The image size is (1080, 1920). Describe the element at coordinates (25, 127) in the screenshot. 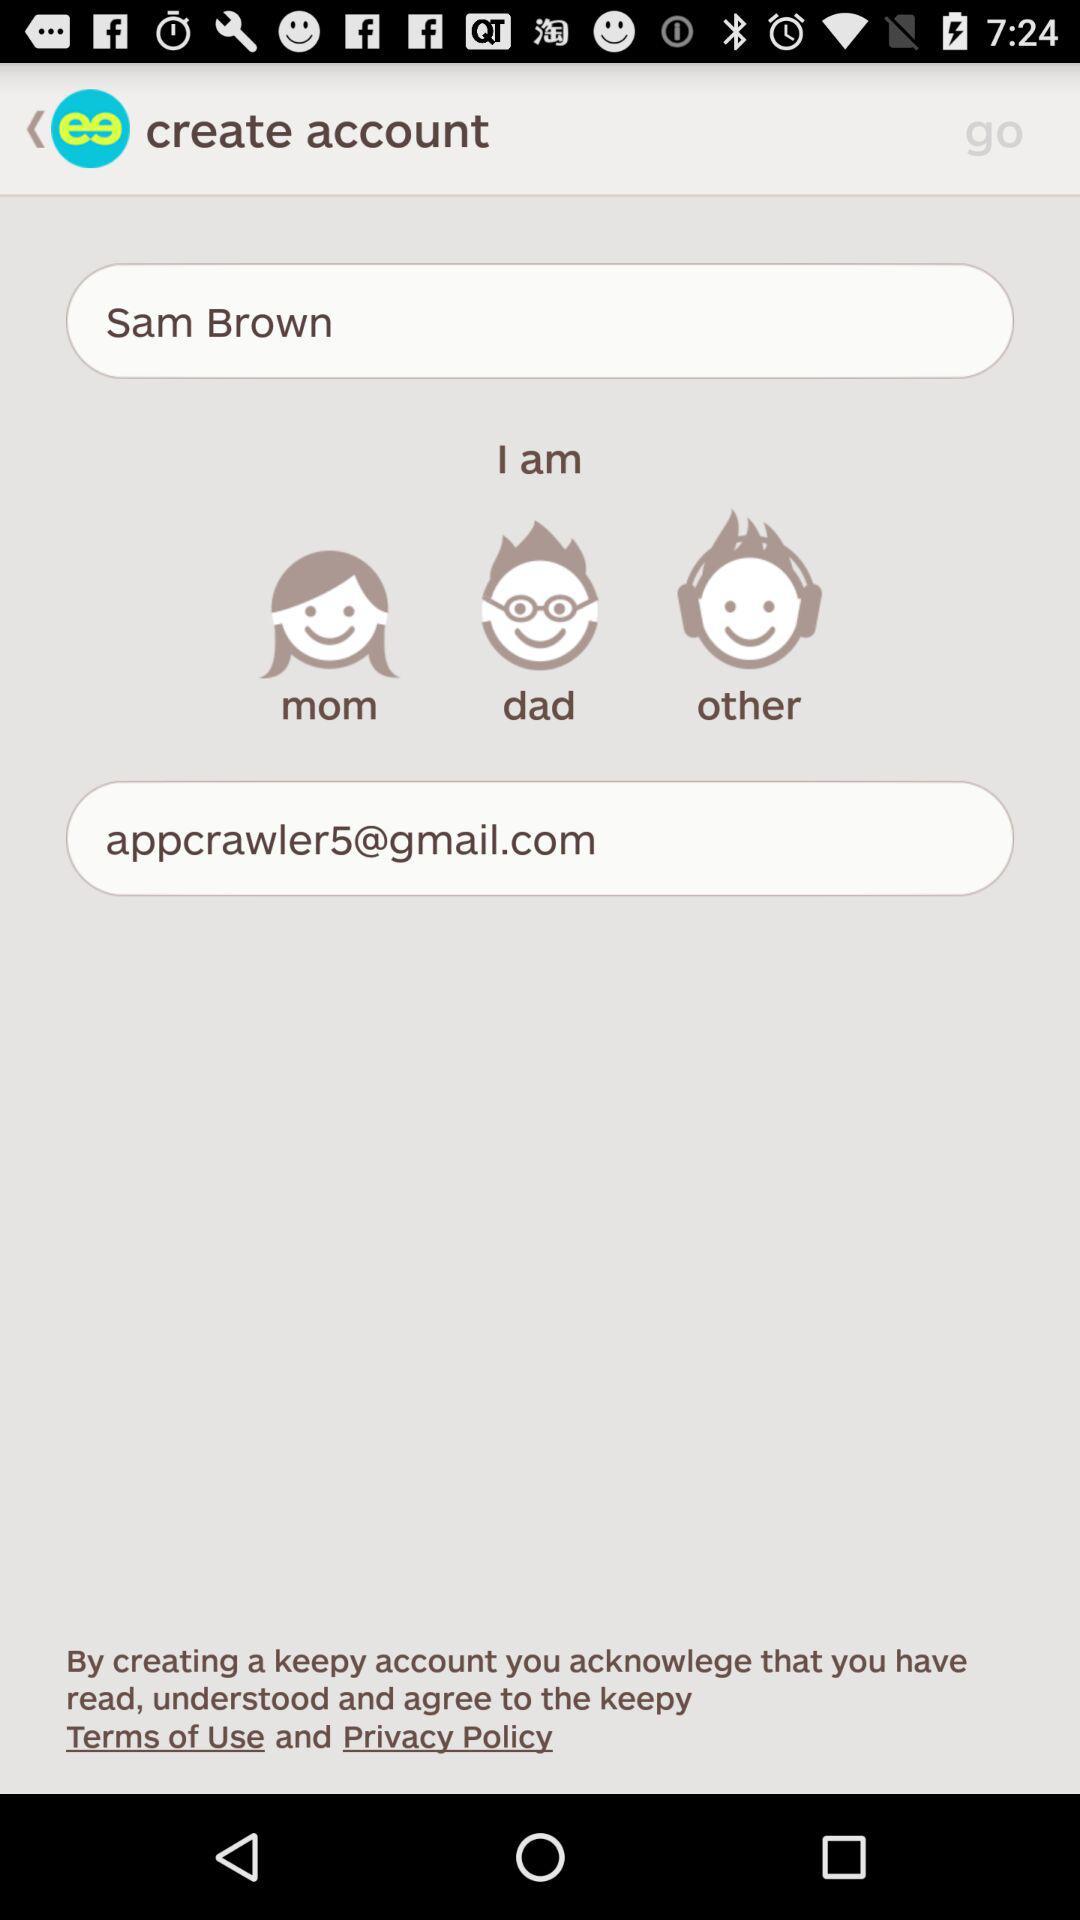

I see `previous` at that location.